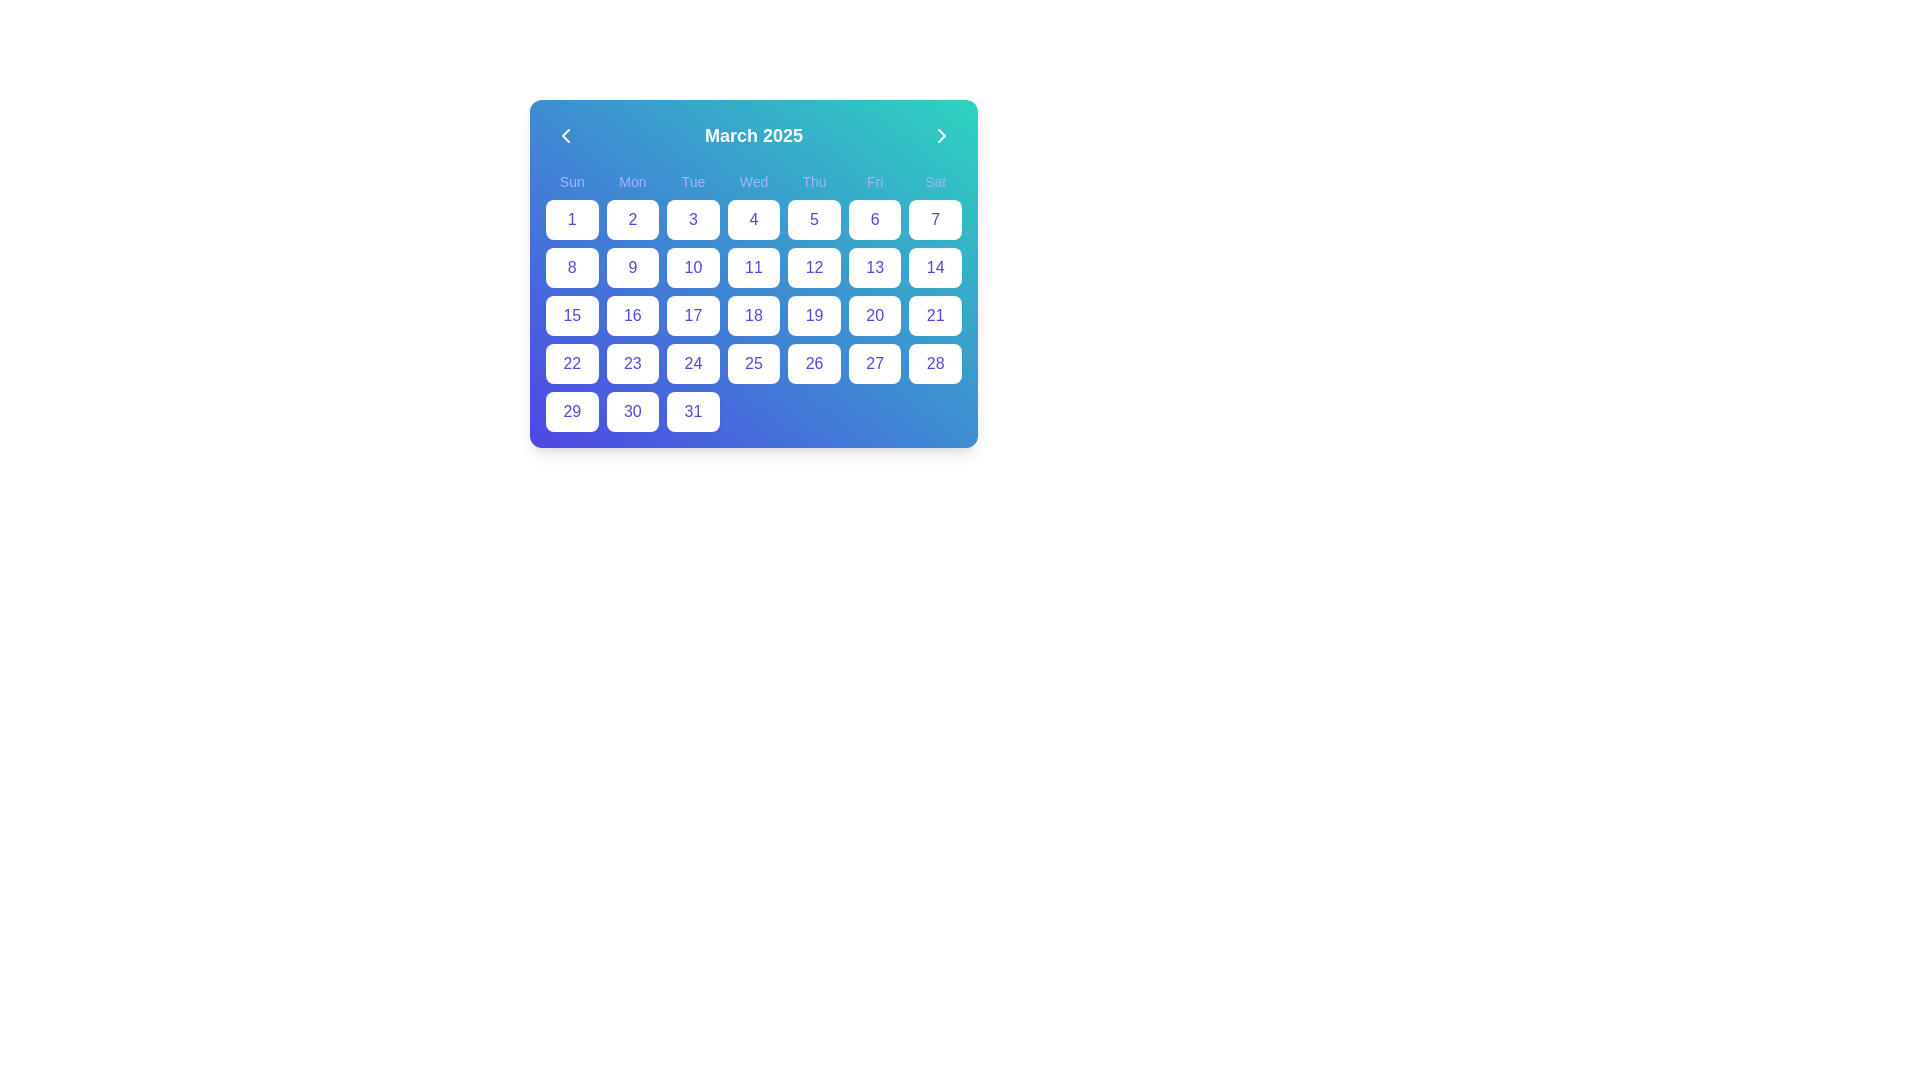 Image resolution: width=1920 pixels, height=1080 pixels. What do you see at coordinates (934, 315) in the screenshot?
I see `the selectable day cell representing the 21st date in the calendar, located in the fourth row and seventh column under the 'Saturday' header` at bounding box center [934, 315].